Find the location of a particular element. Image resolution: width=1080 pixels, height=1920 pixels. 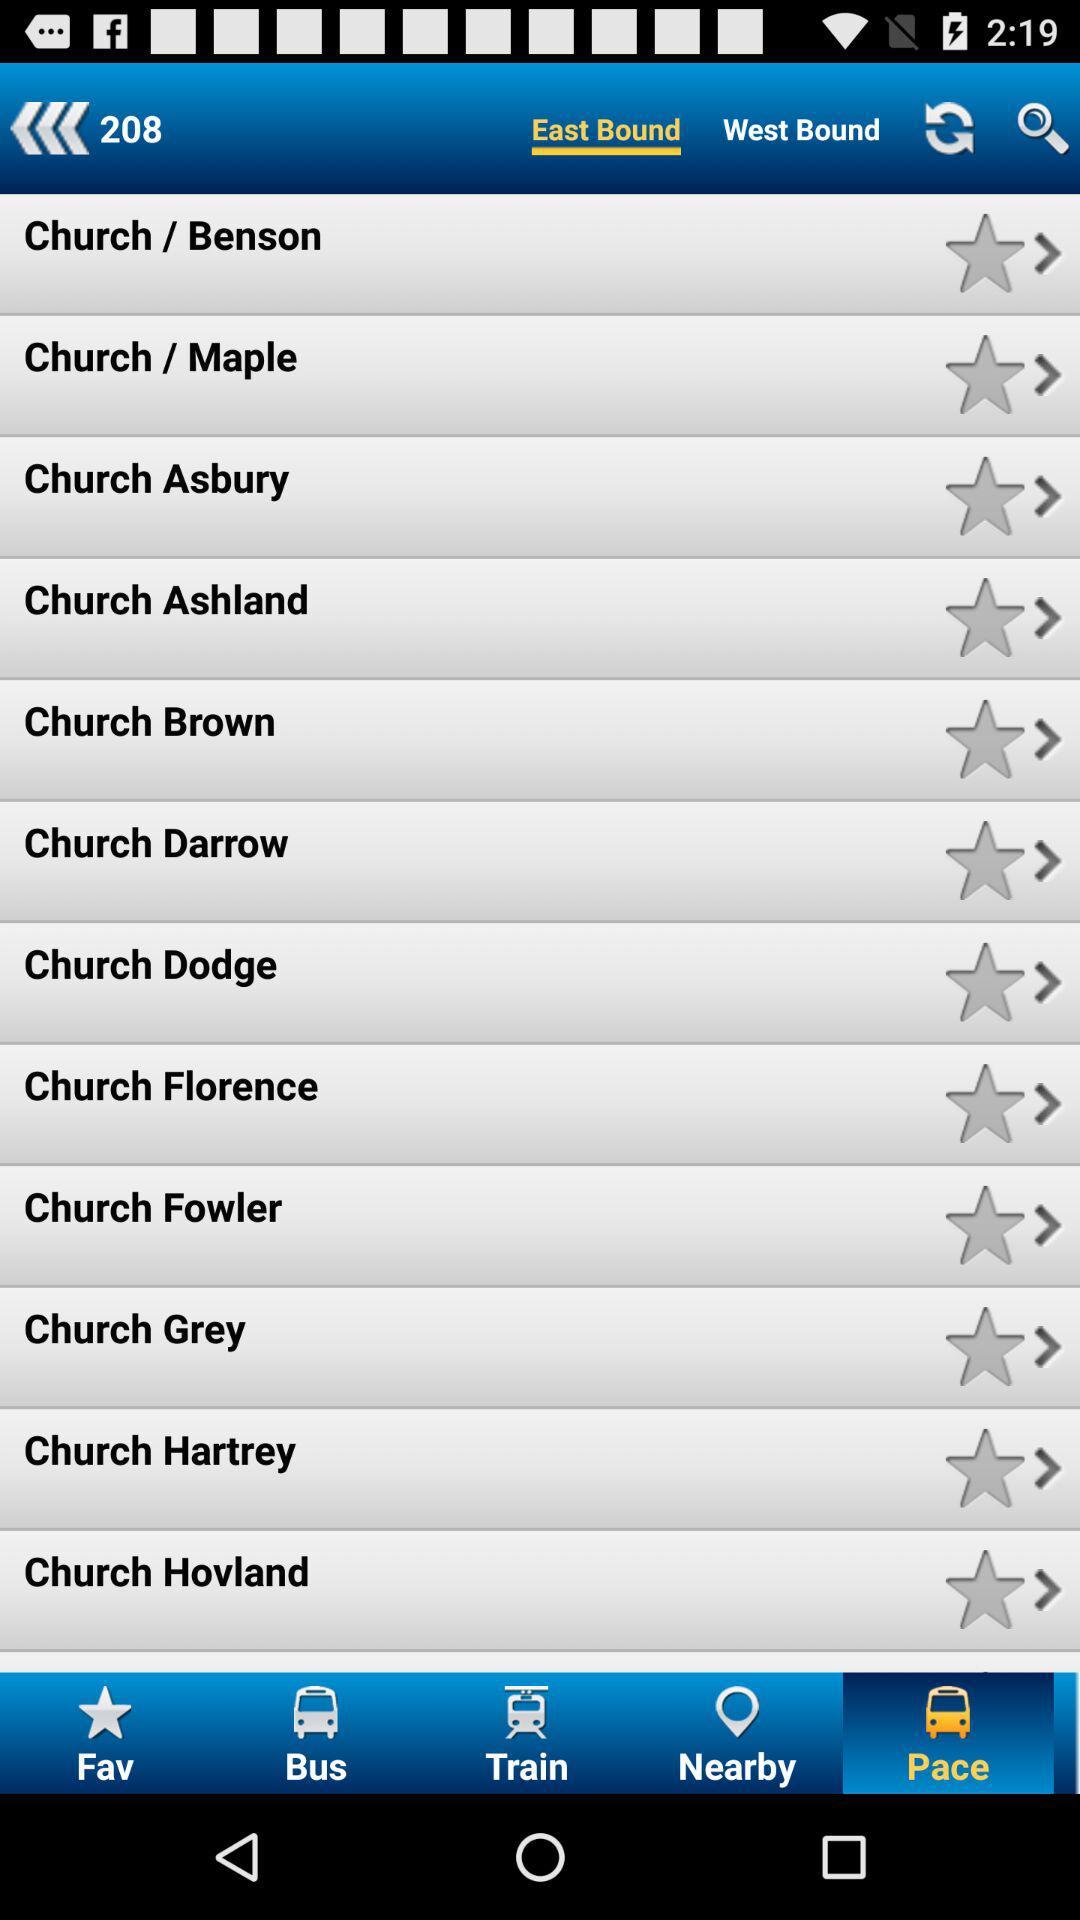

the search icon is located at coordinates (1042, 136).